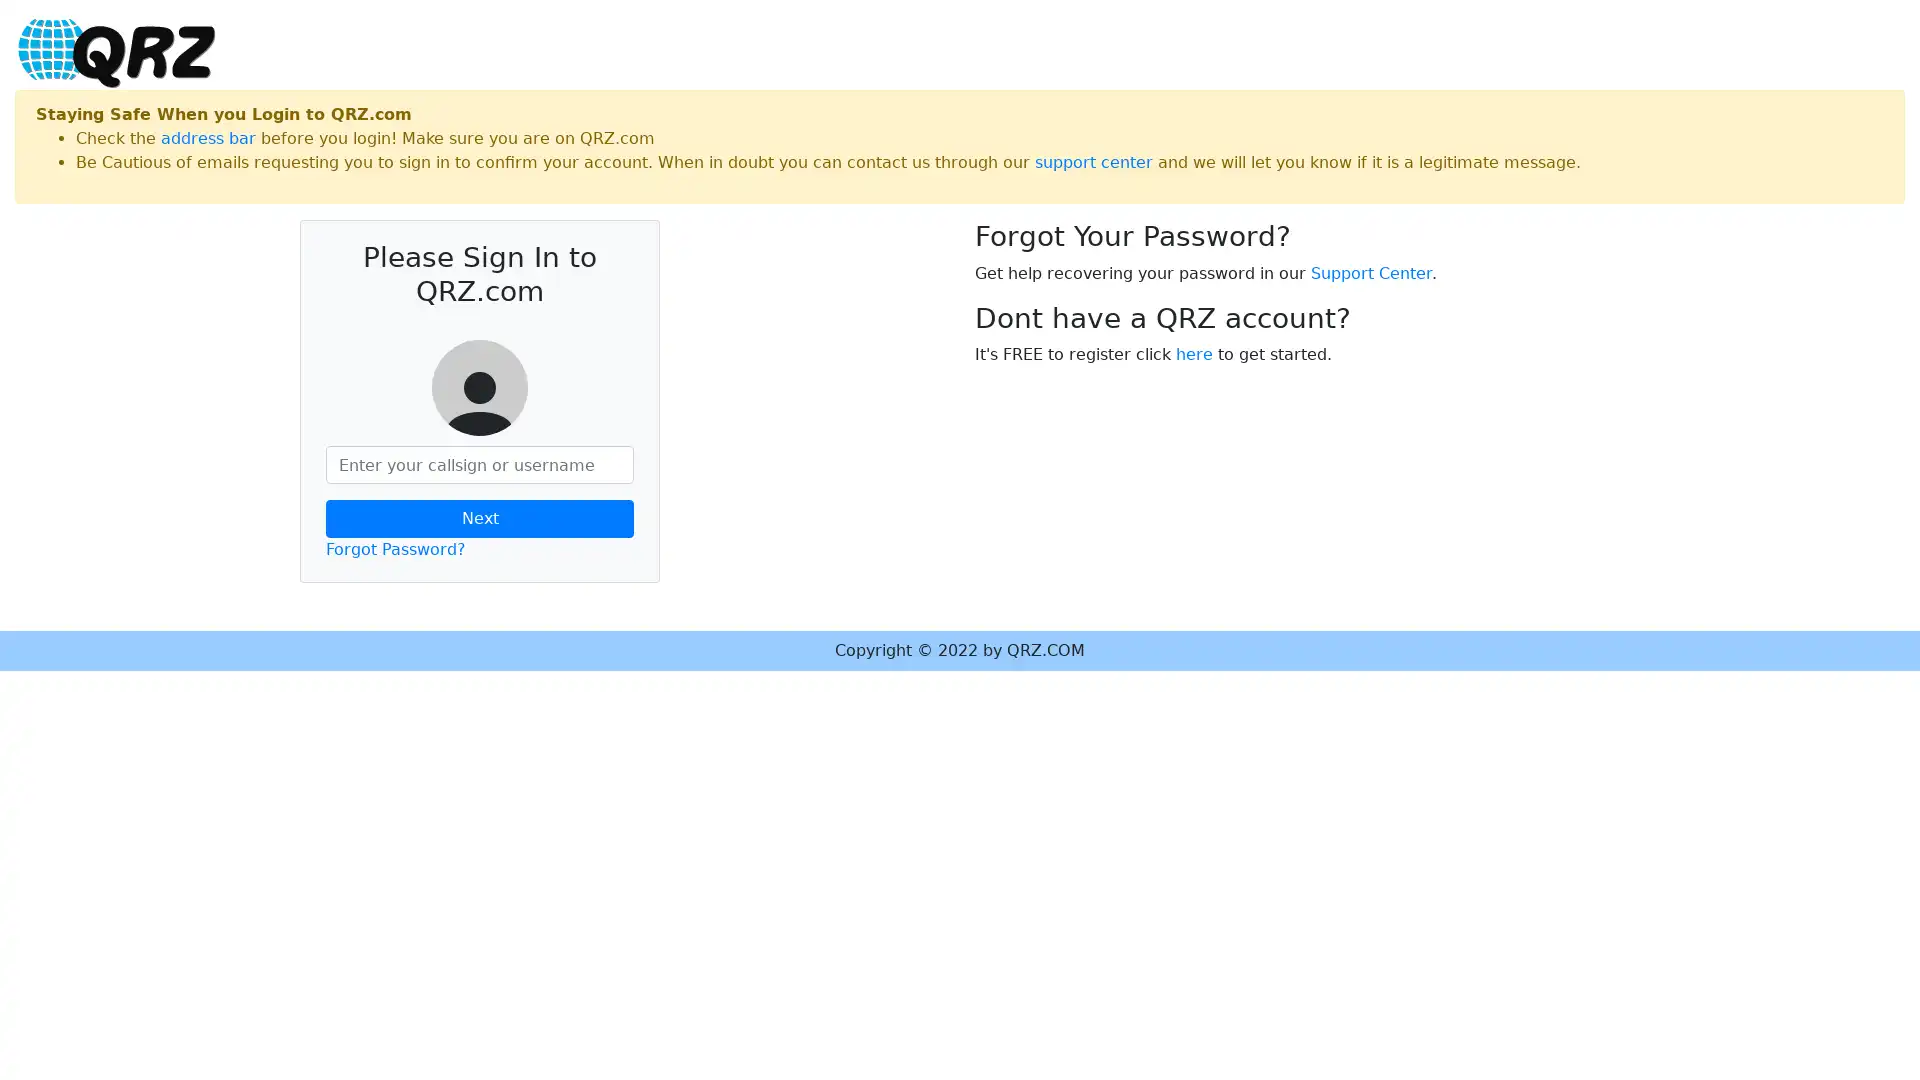 This screenshot has width=1920, height=1080. What do you see at coordinates (480, 518) in the screenshot?
I see `Next` at bounding box center [480, 518].